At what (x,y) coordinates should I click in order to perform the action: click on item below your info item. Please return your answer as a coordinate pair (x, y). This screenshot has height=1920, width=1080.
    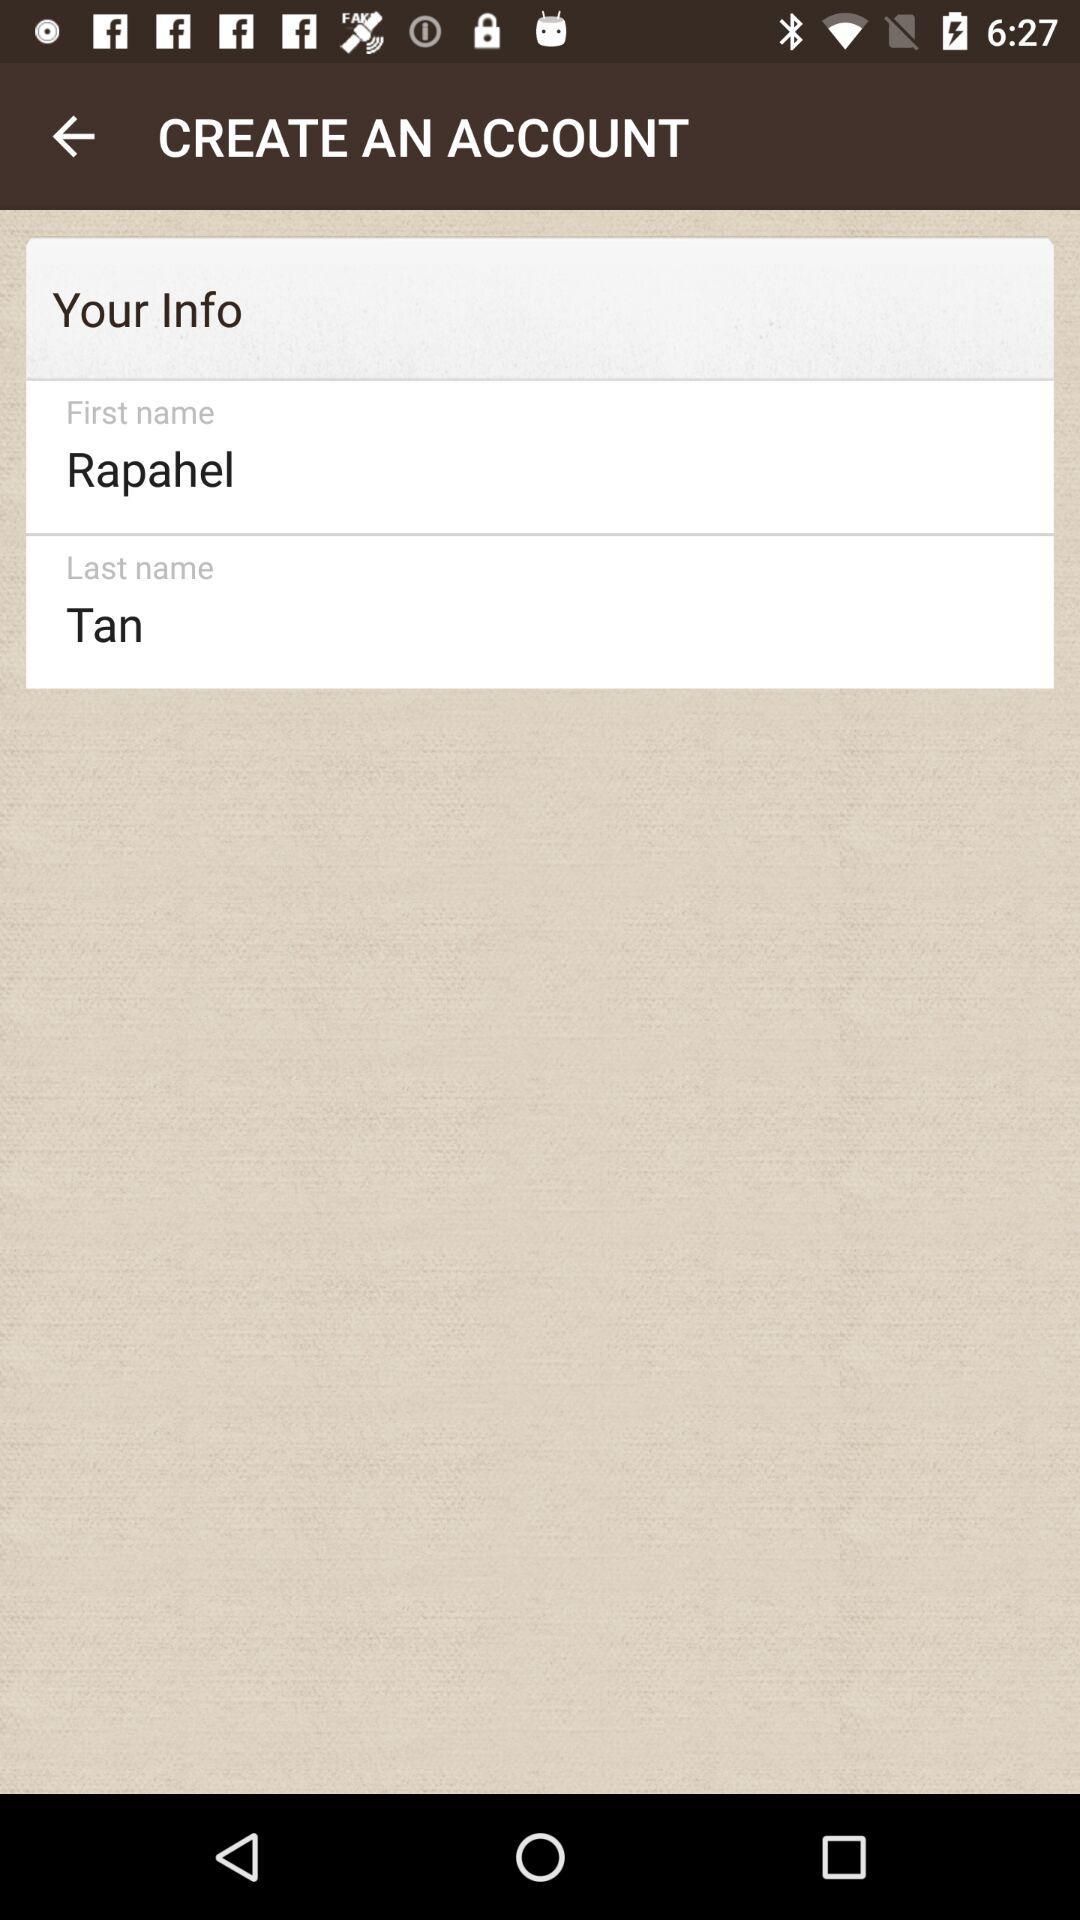
    Looking at the image, I should click on (530, 456).